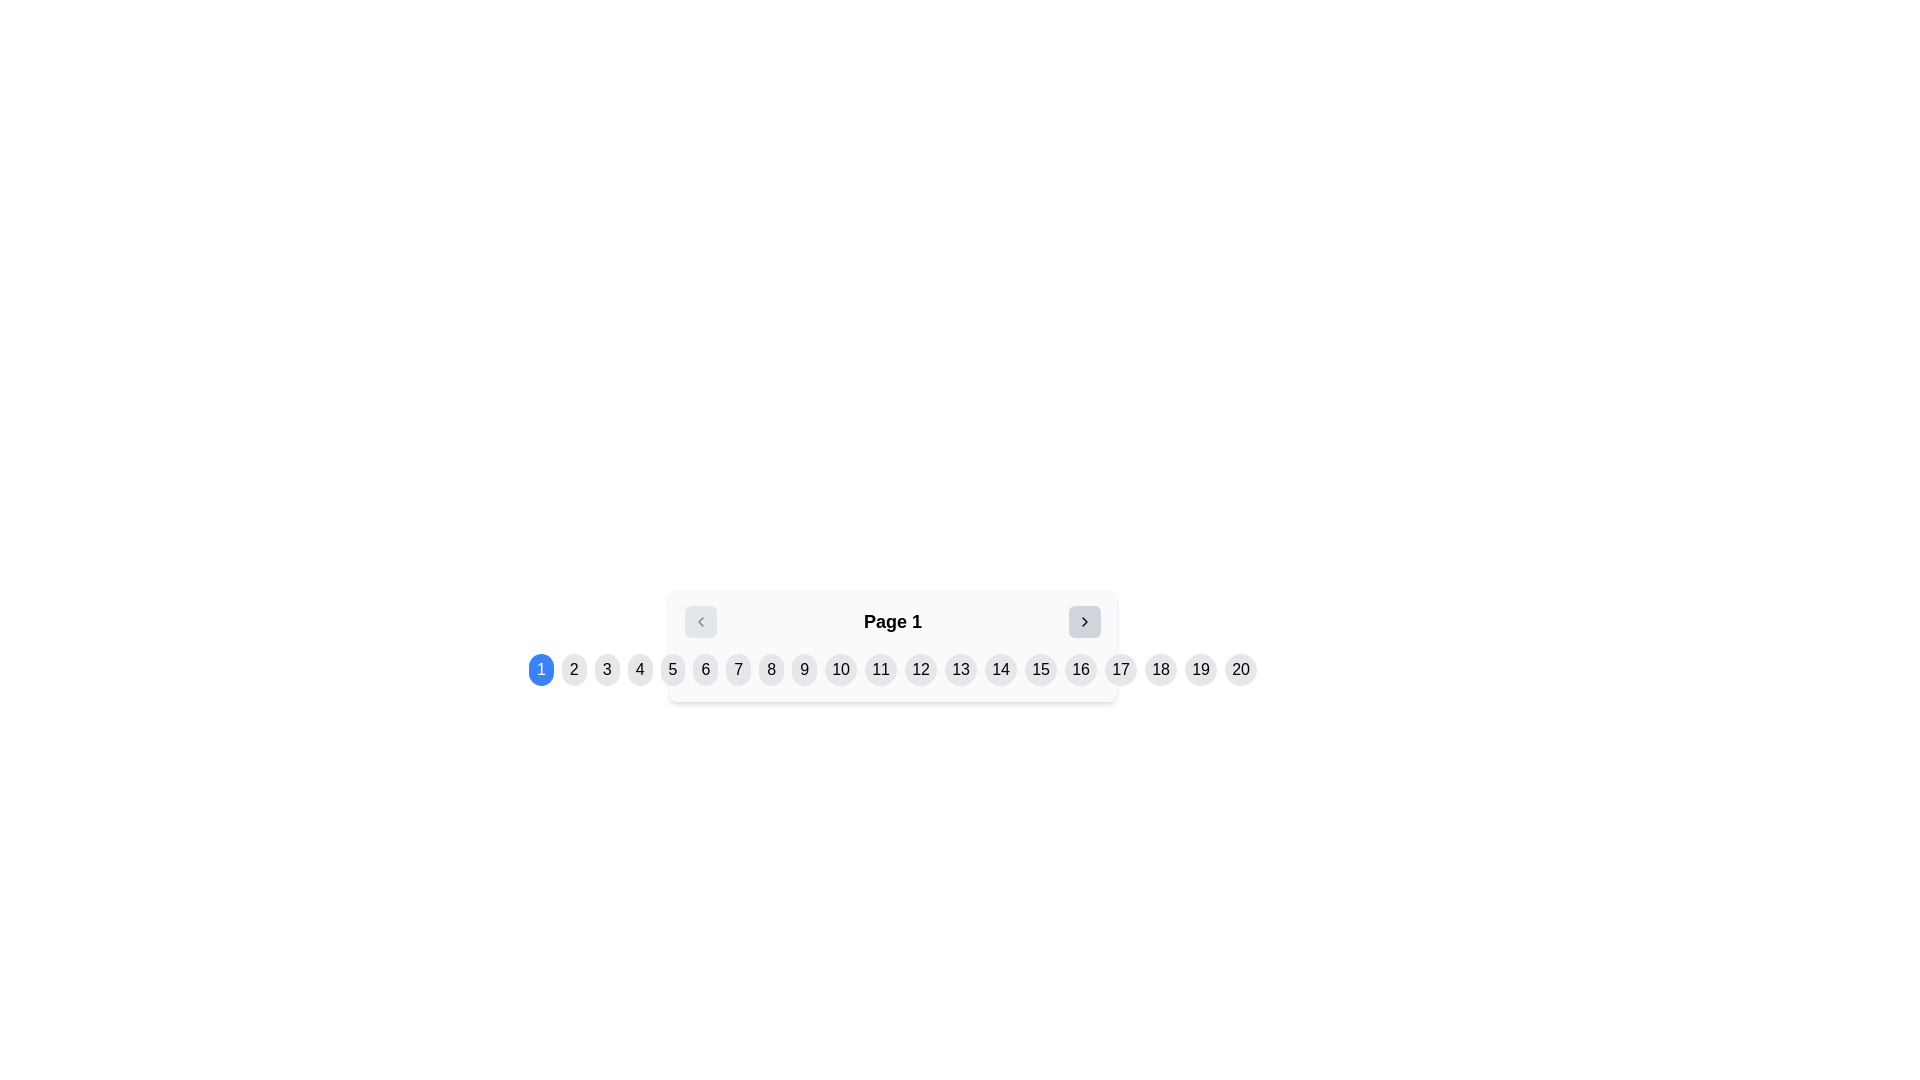  What do you see at coordinates (672, 670) in the screenshot?
I see `the circular button labeled '5' with a light gray background, which is the fifth button in a navigation bar, to change its background color` at bounding box center [672, 670].